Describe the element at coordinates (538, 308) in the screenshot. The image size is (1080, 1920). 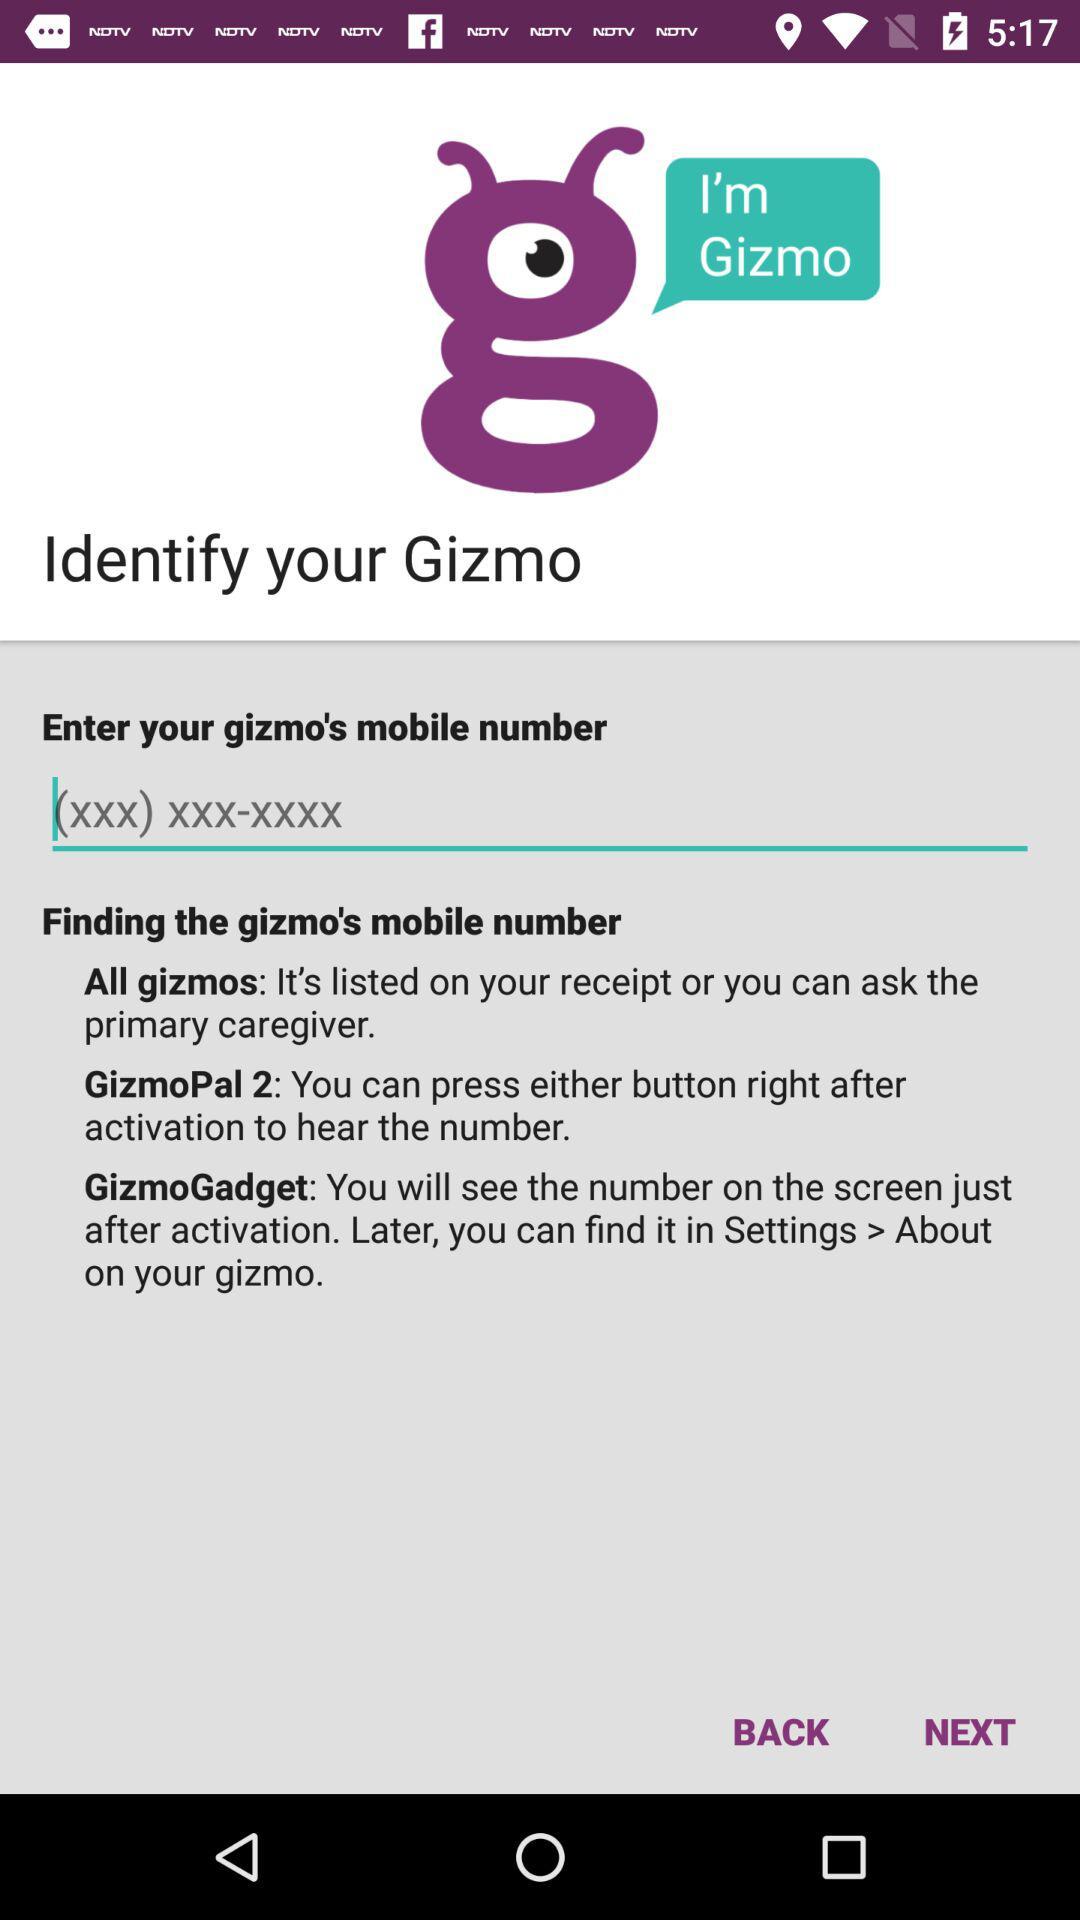
I see `share the article` at that location.